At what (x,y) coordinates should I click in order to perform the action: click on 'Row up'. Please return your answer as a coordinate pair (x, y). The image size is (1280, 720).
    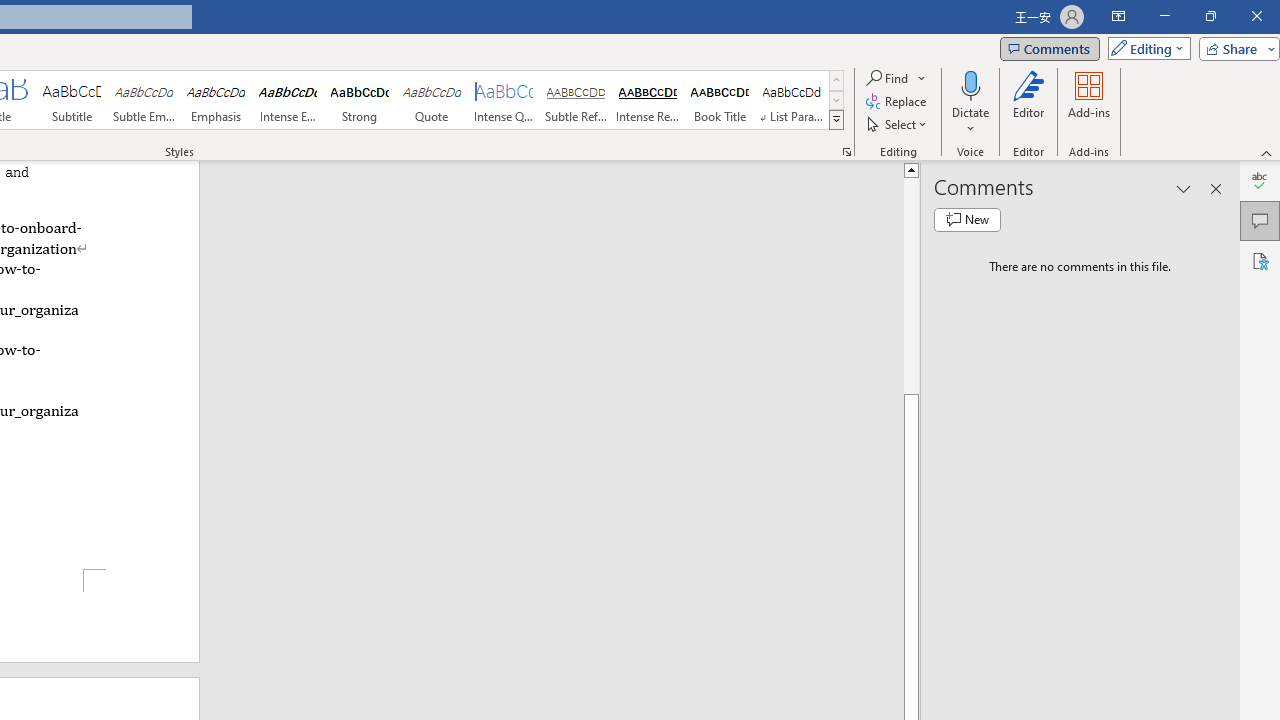
    Looking at the image, I should click on (836, 79).